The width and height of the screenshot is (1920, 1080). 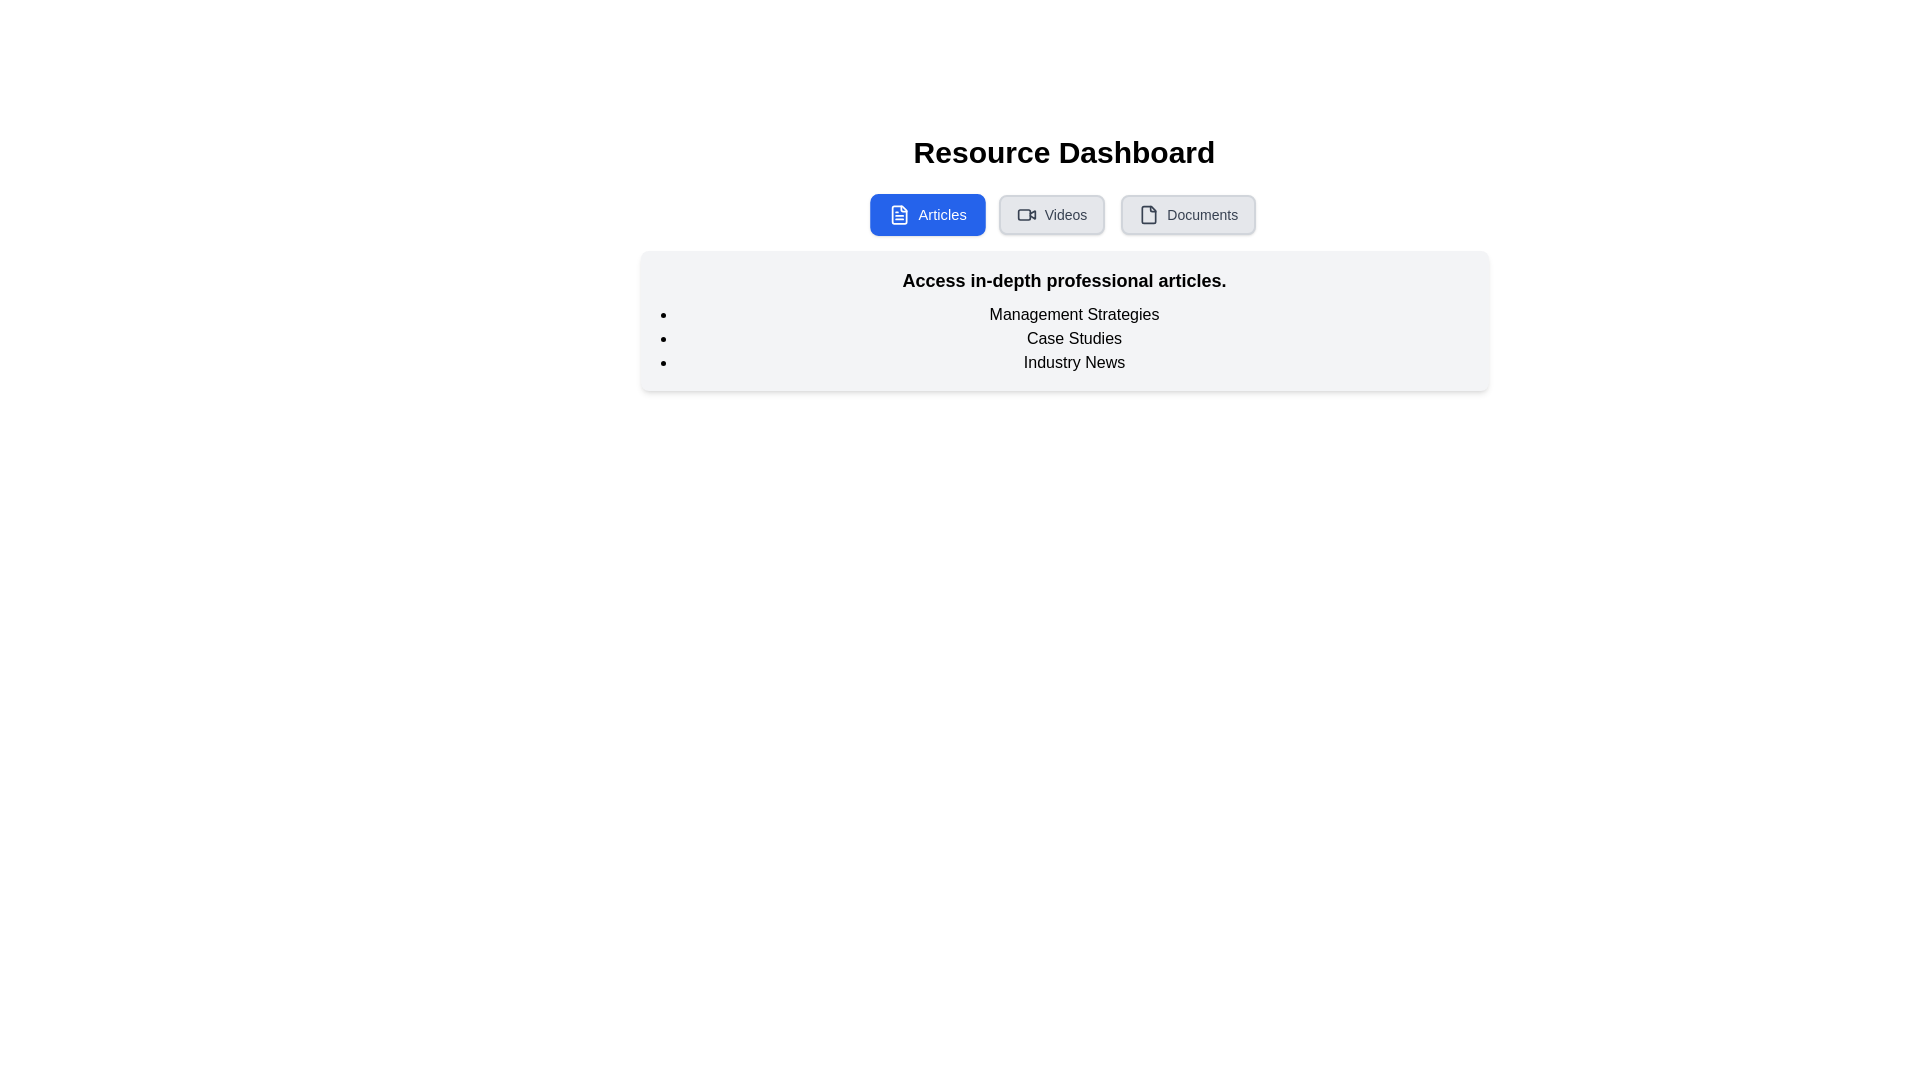 What do you see at coordinates (1073, 338) in the screenshot?
I see `the 'Case Studies' list item which is the second item in a vertical list` at bounding box center [1073, 338].